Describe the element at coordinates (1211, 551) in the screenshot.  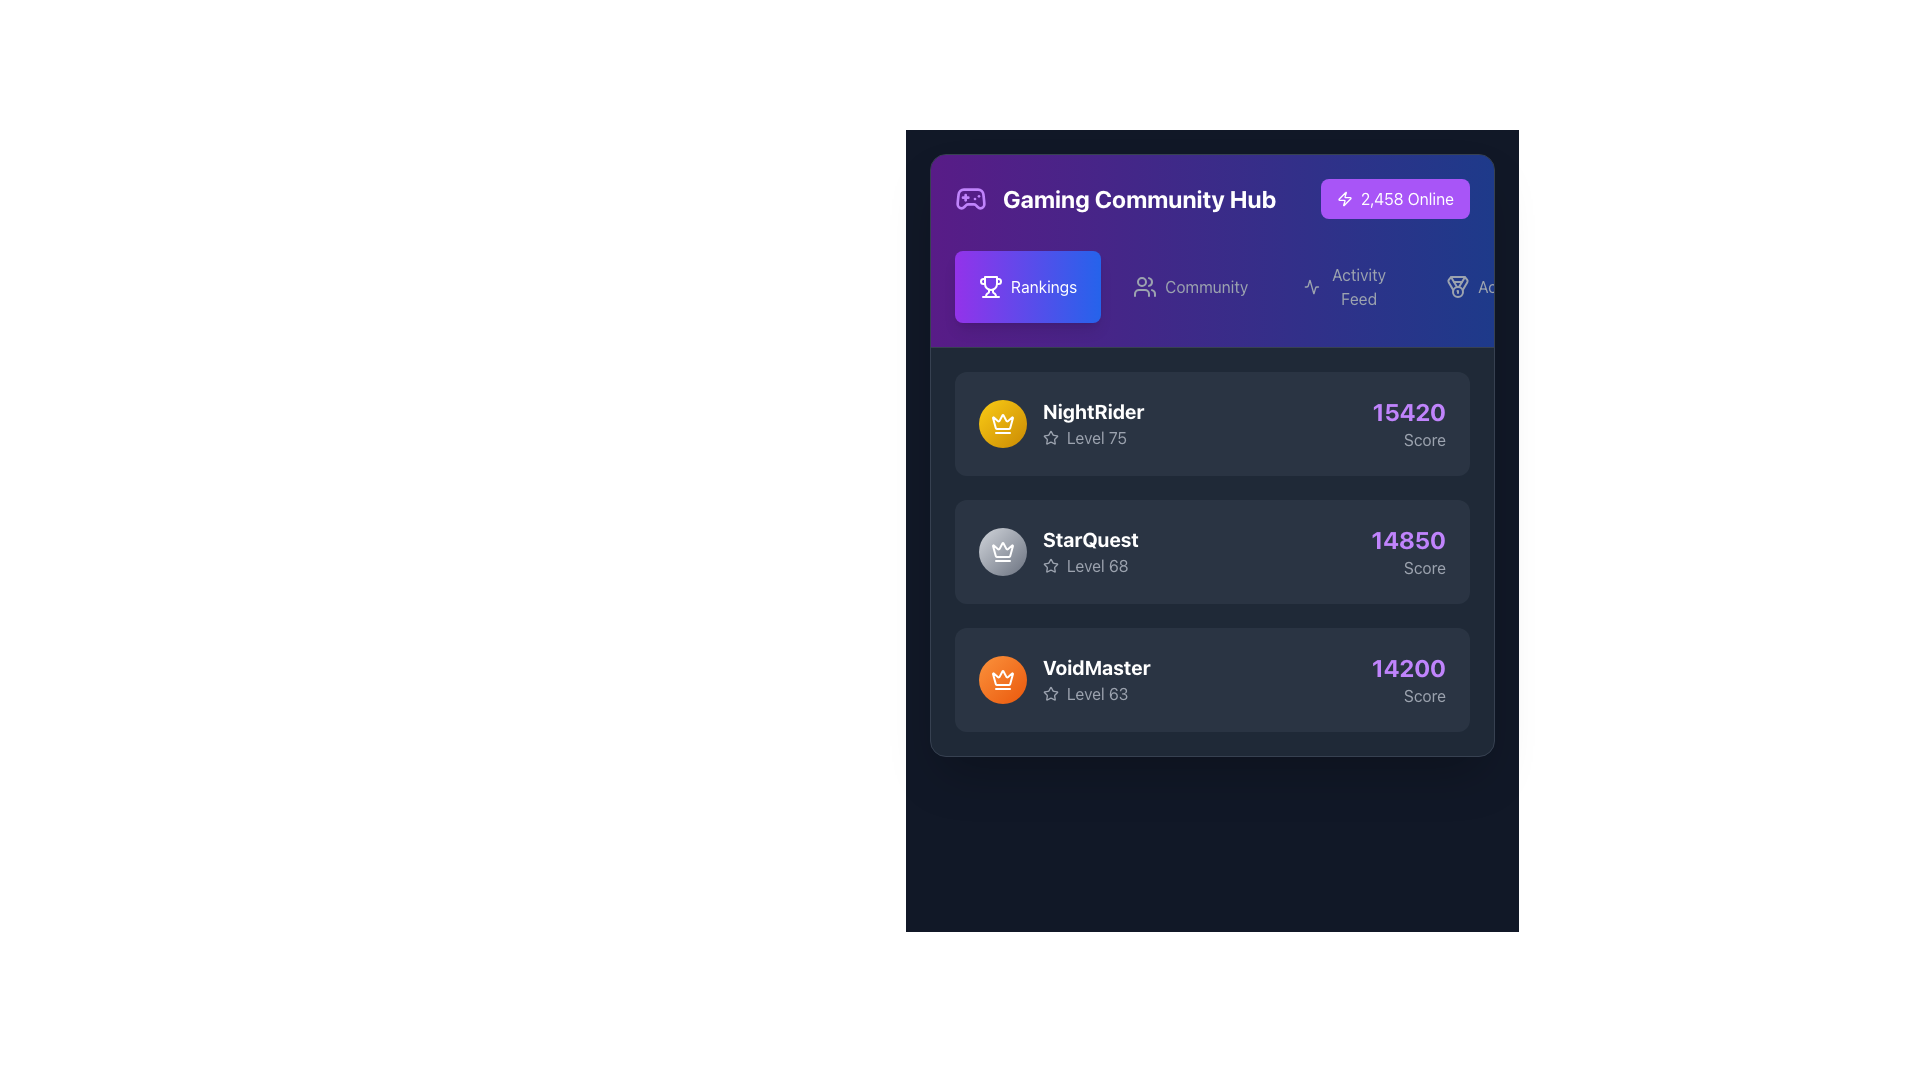
I see `the second entry in the leaderboard which displays 'StarQuest' with a score of '14850'` at that location.